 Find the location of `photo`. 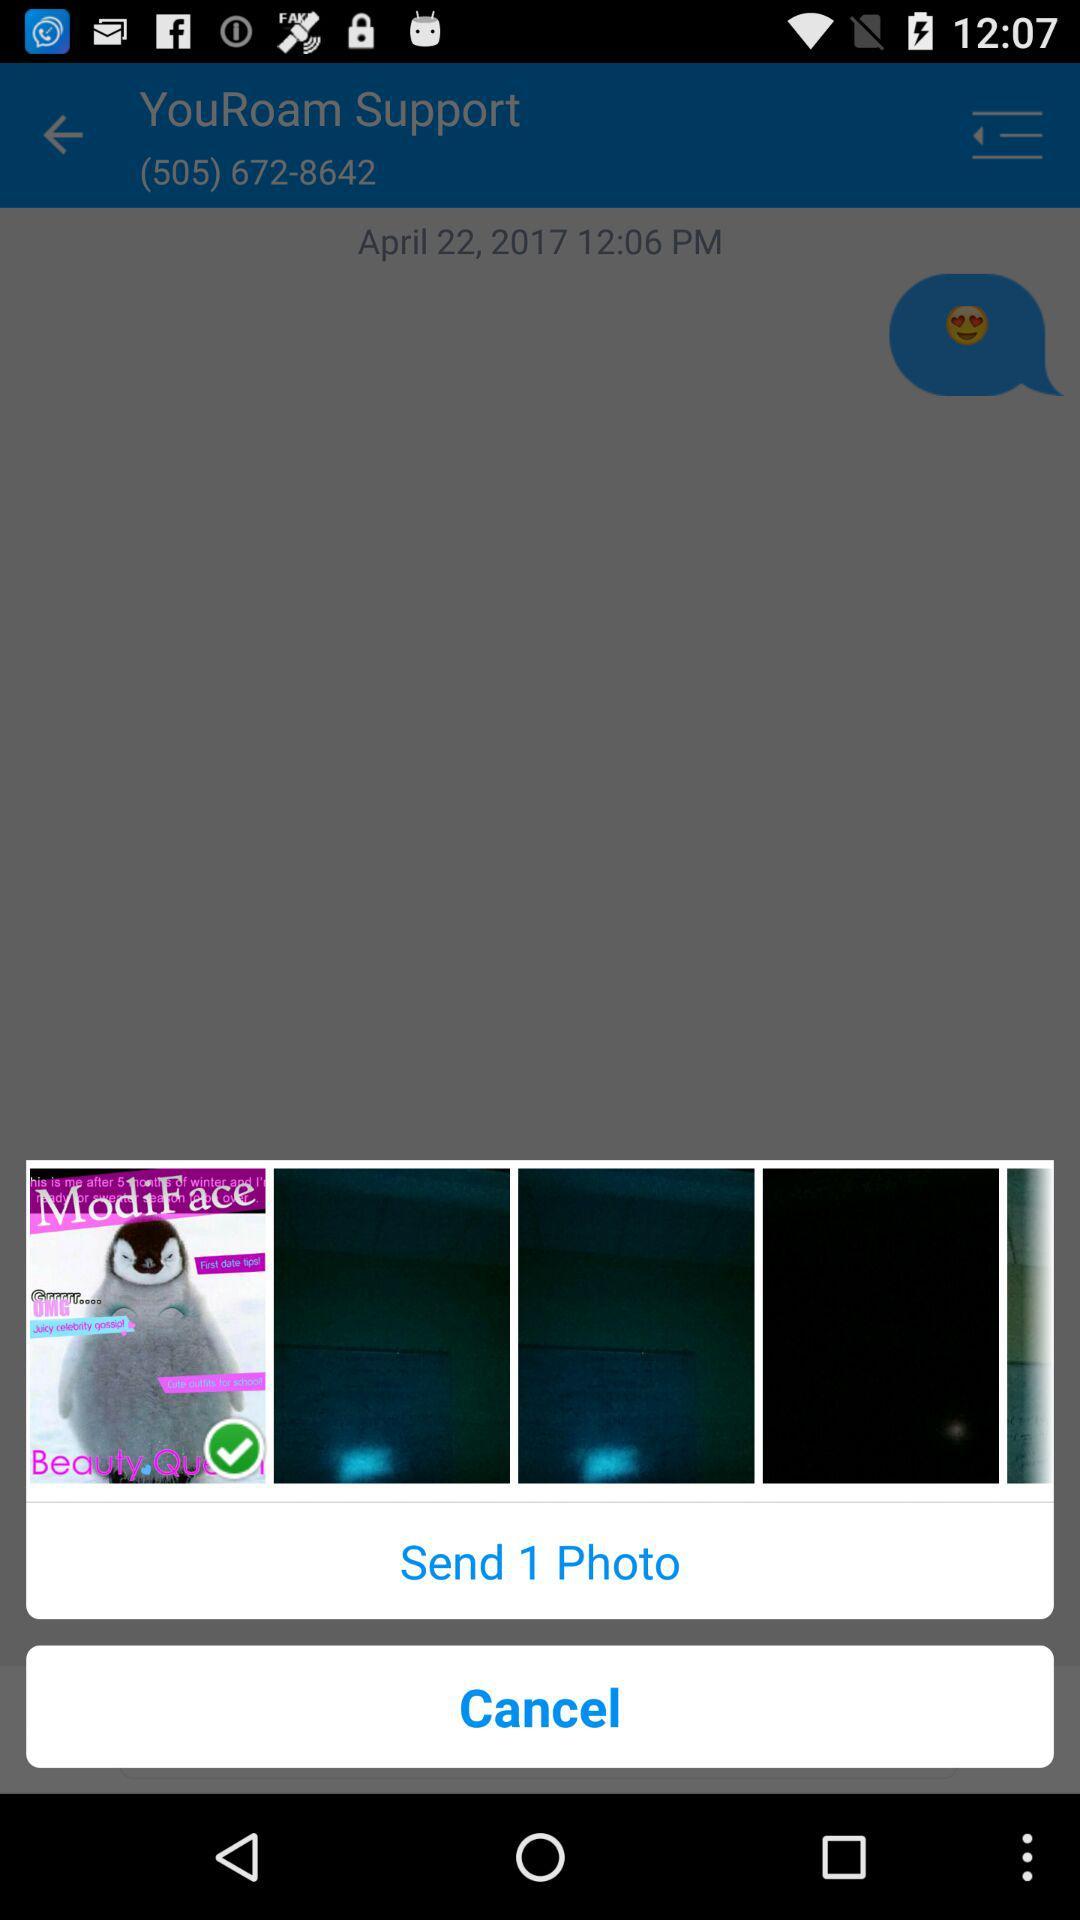

photo is located at coordinates (391, 1325).